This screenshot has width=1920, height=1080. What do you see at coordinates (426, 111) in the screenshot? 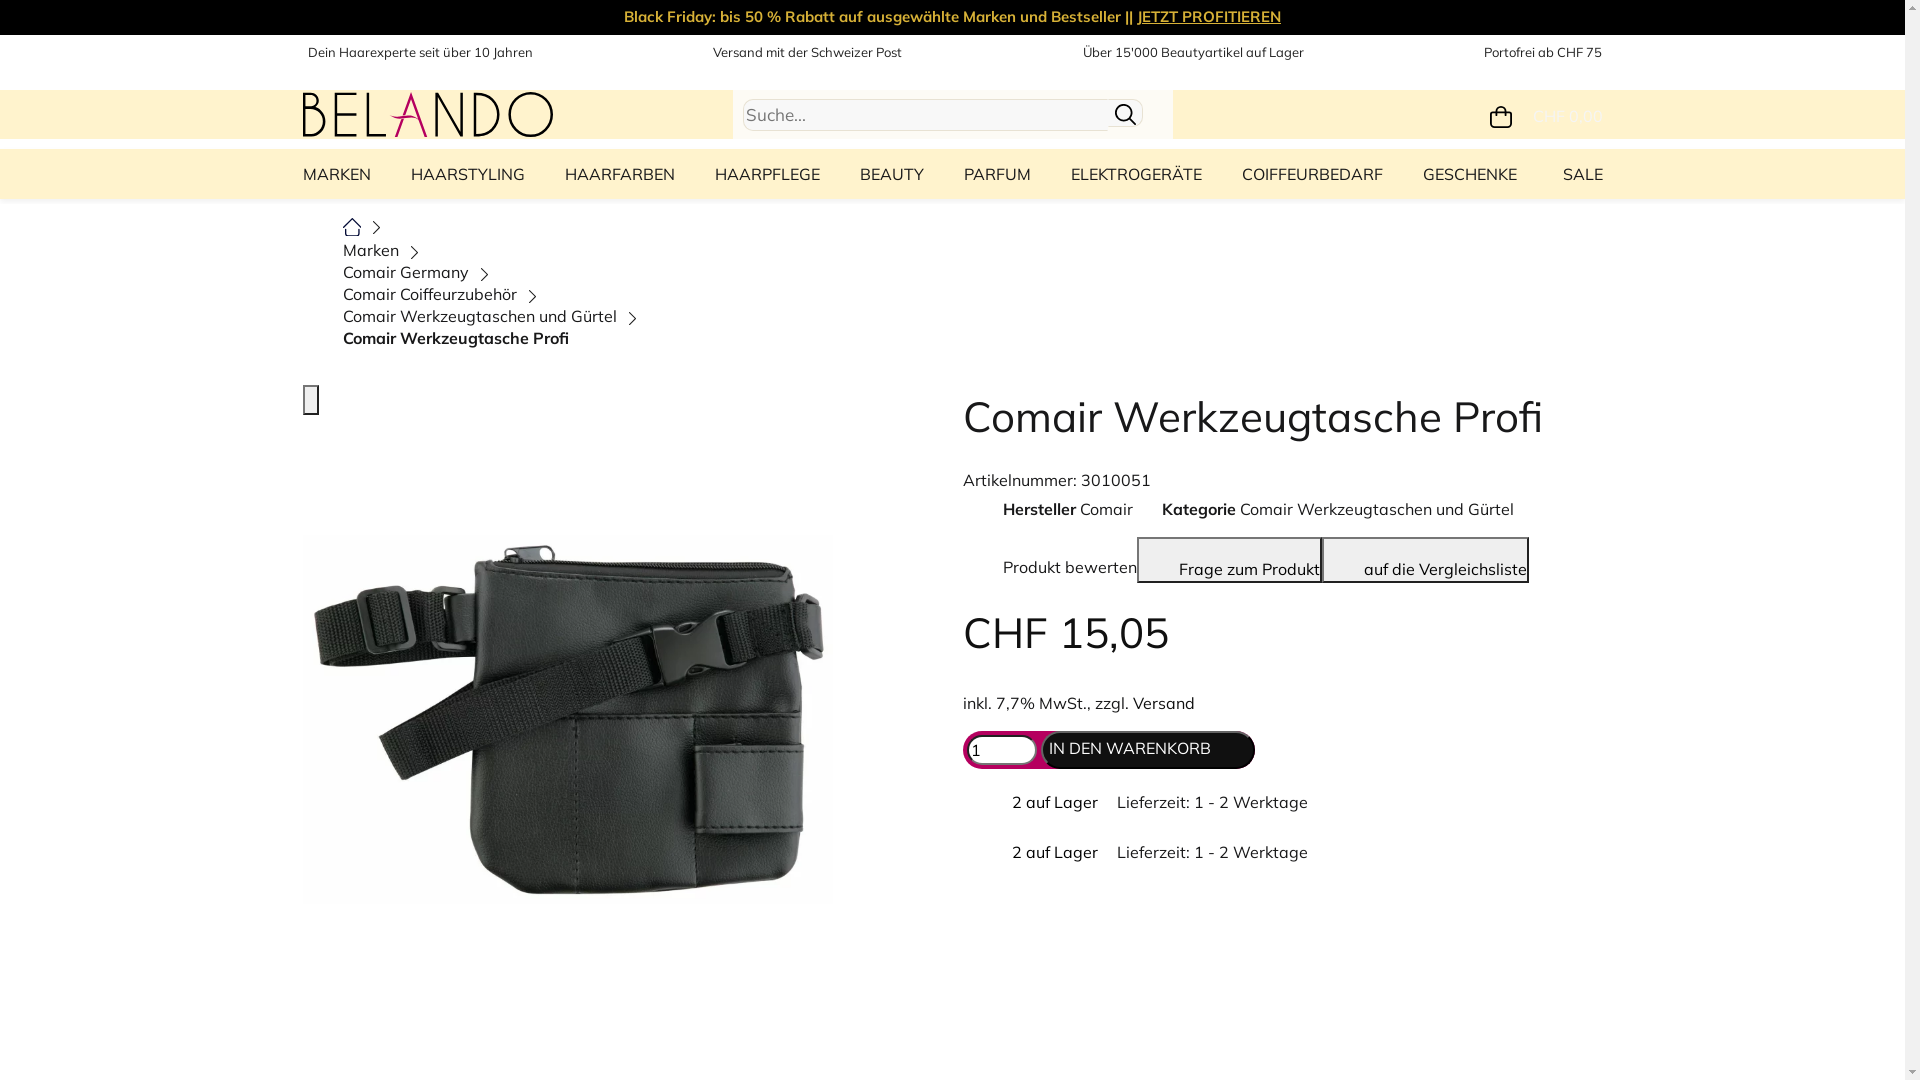
I see `'Belando.ch'` at bounding box center [426, 111].